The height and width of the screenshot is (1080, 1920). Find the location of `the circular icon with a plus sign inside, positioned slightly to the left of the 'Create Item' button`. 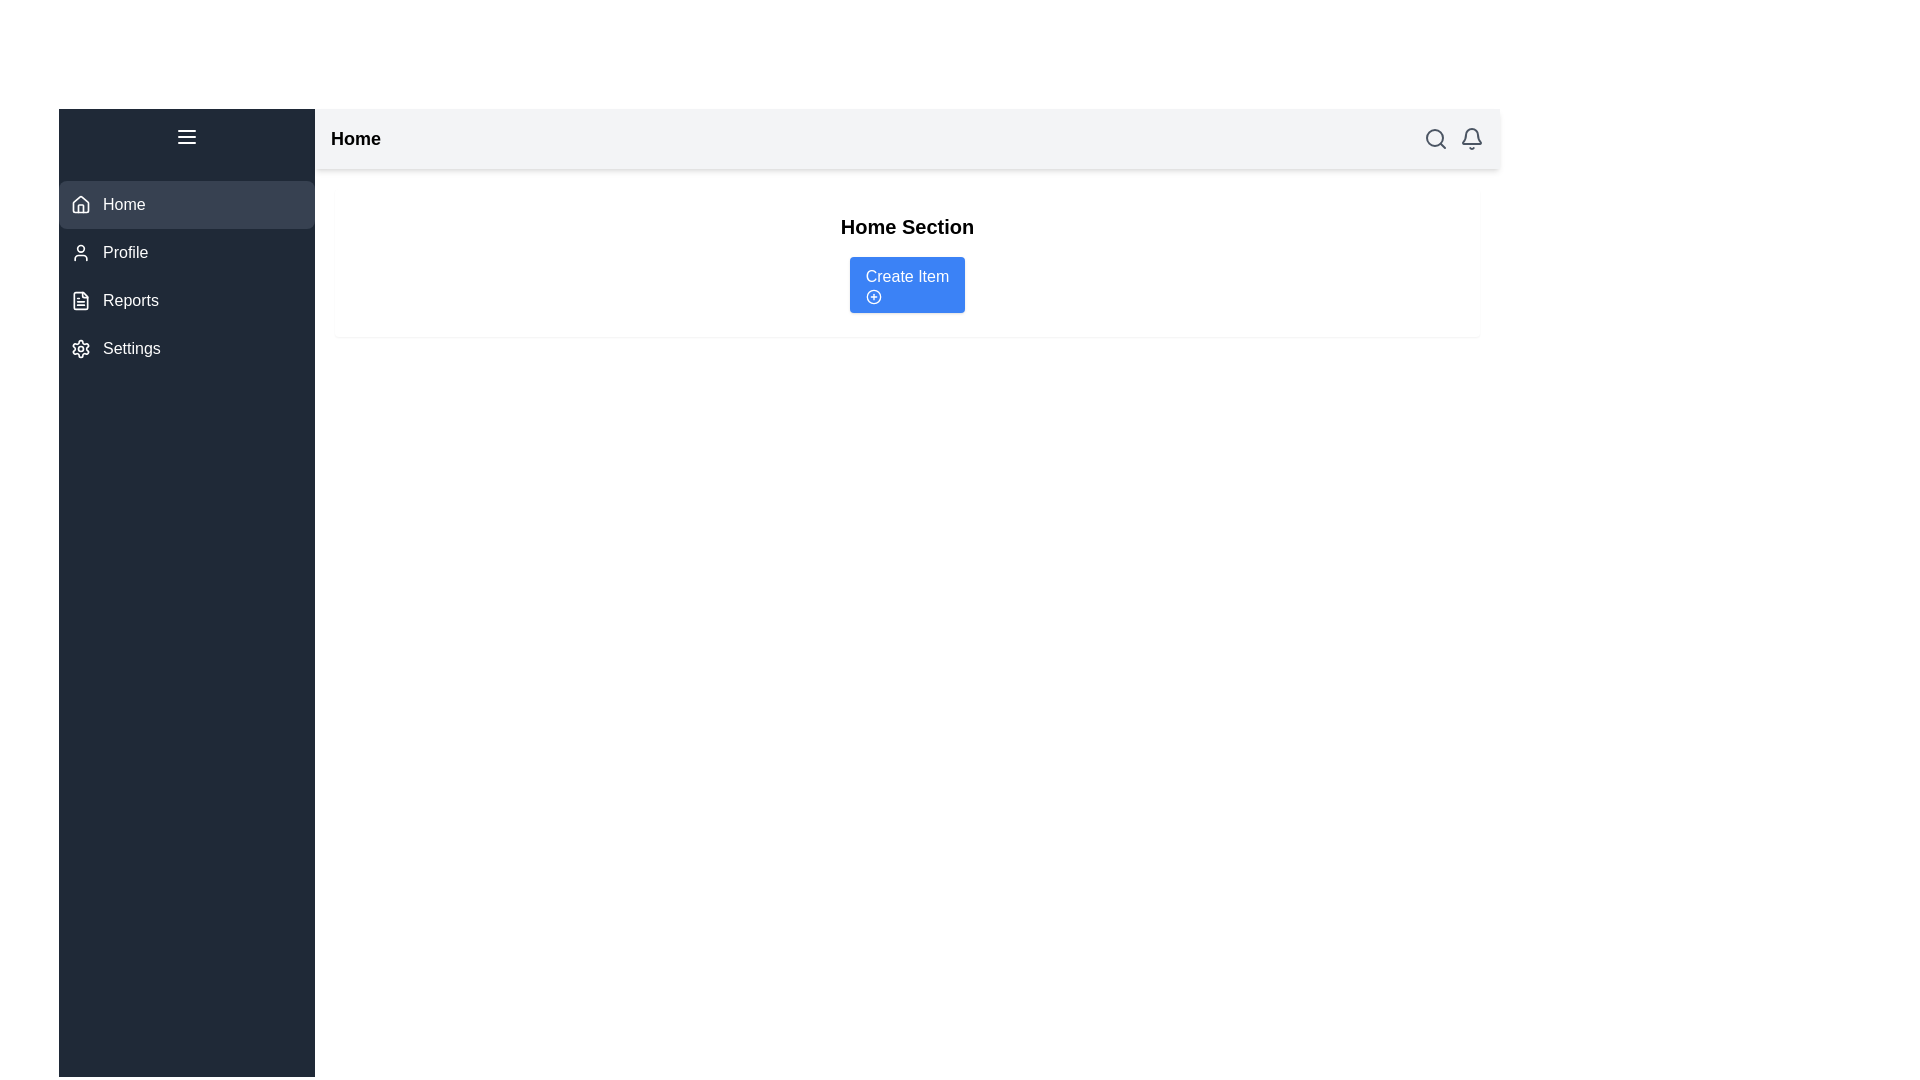

the circular icon with a plus sign inside, positioned slightly to the left of the 'Create Item' button is located at coordinates (873, 297).